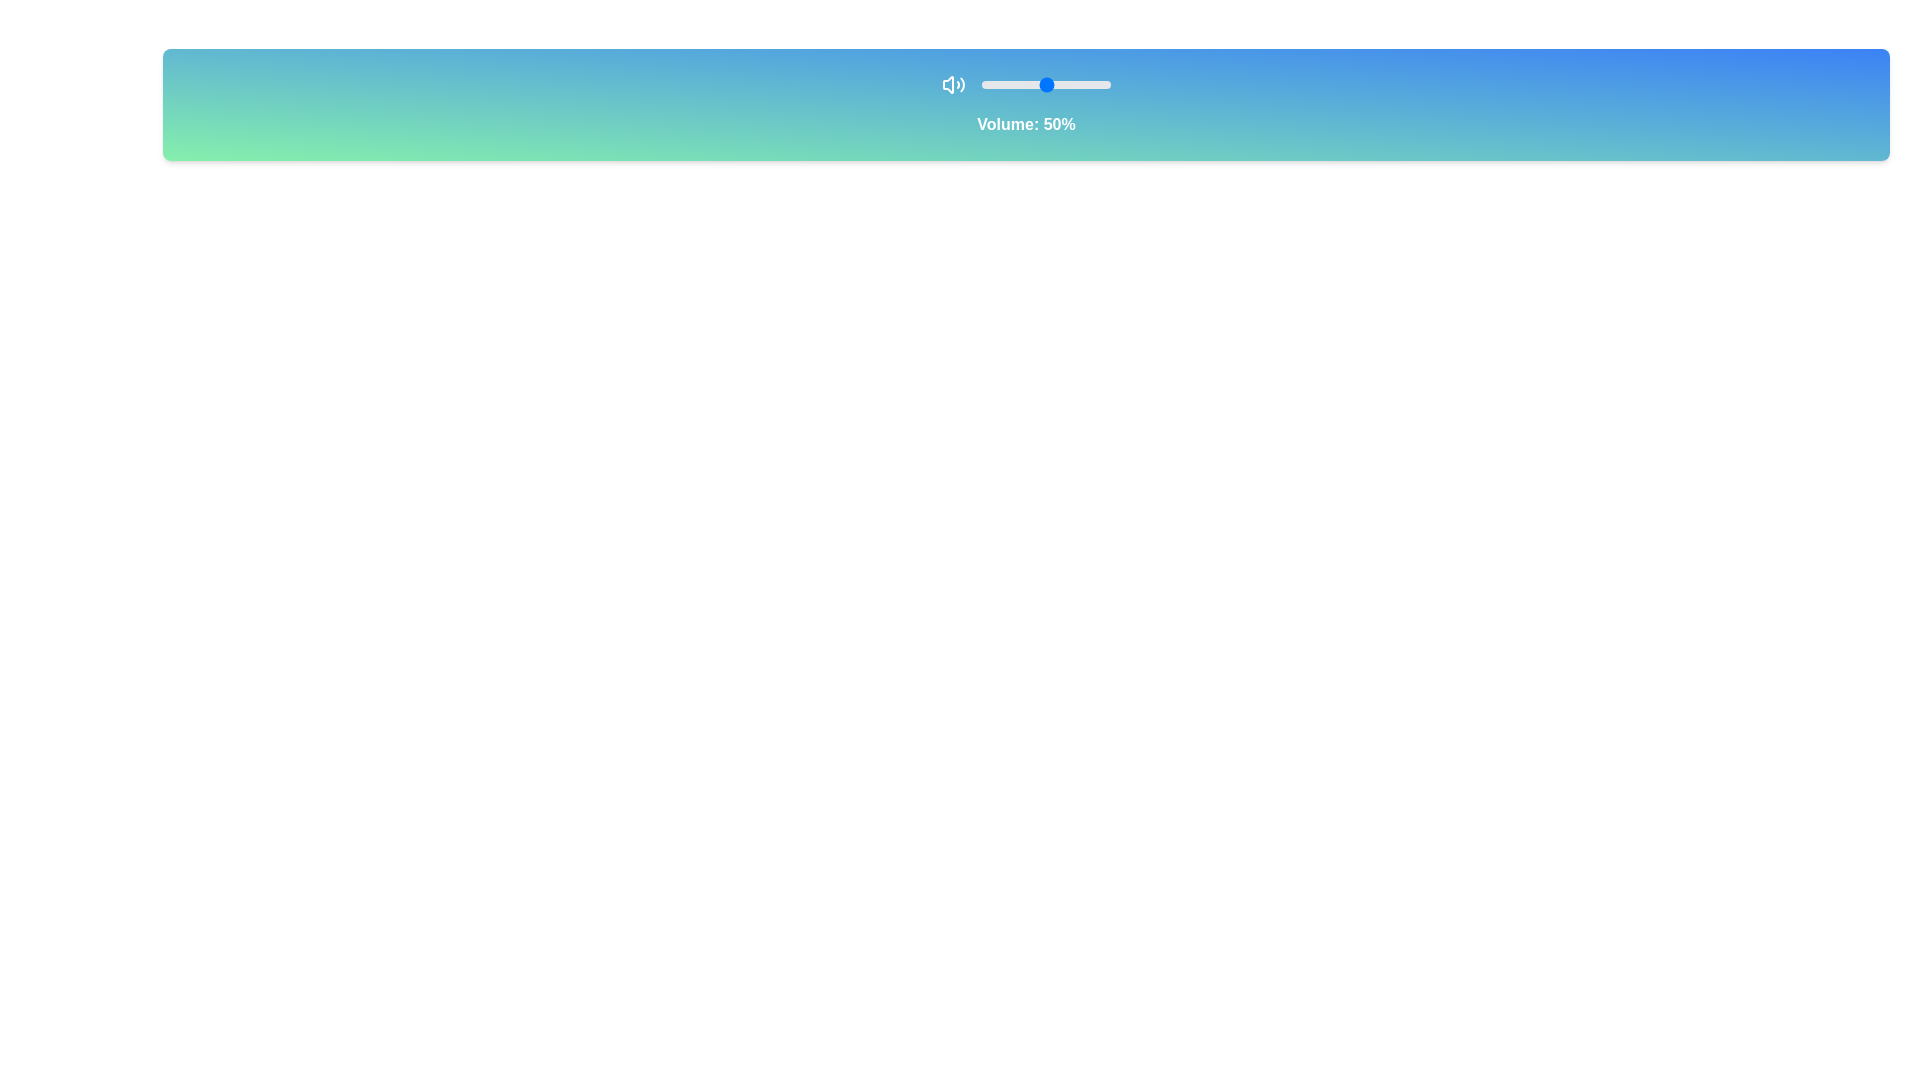 This screenshot has height=1080, width=1920. I want to click on the volume level on the slider, so click(1057, 83).